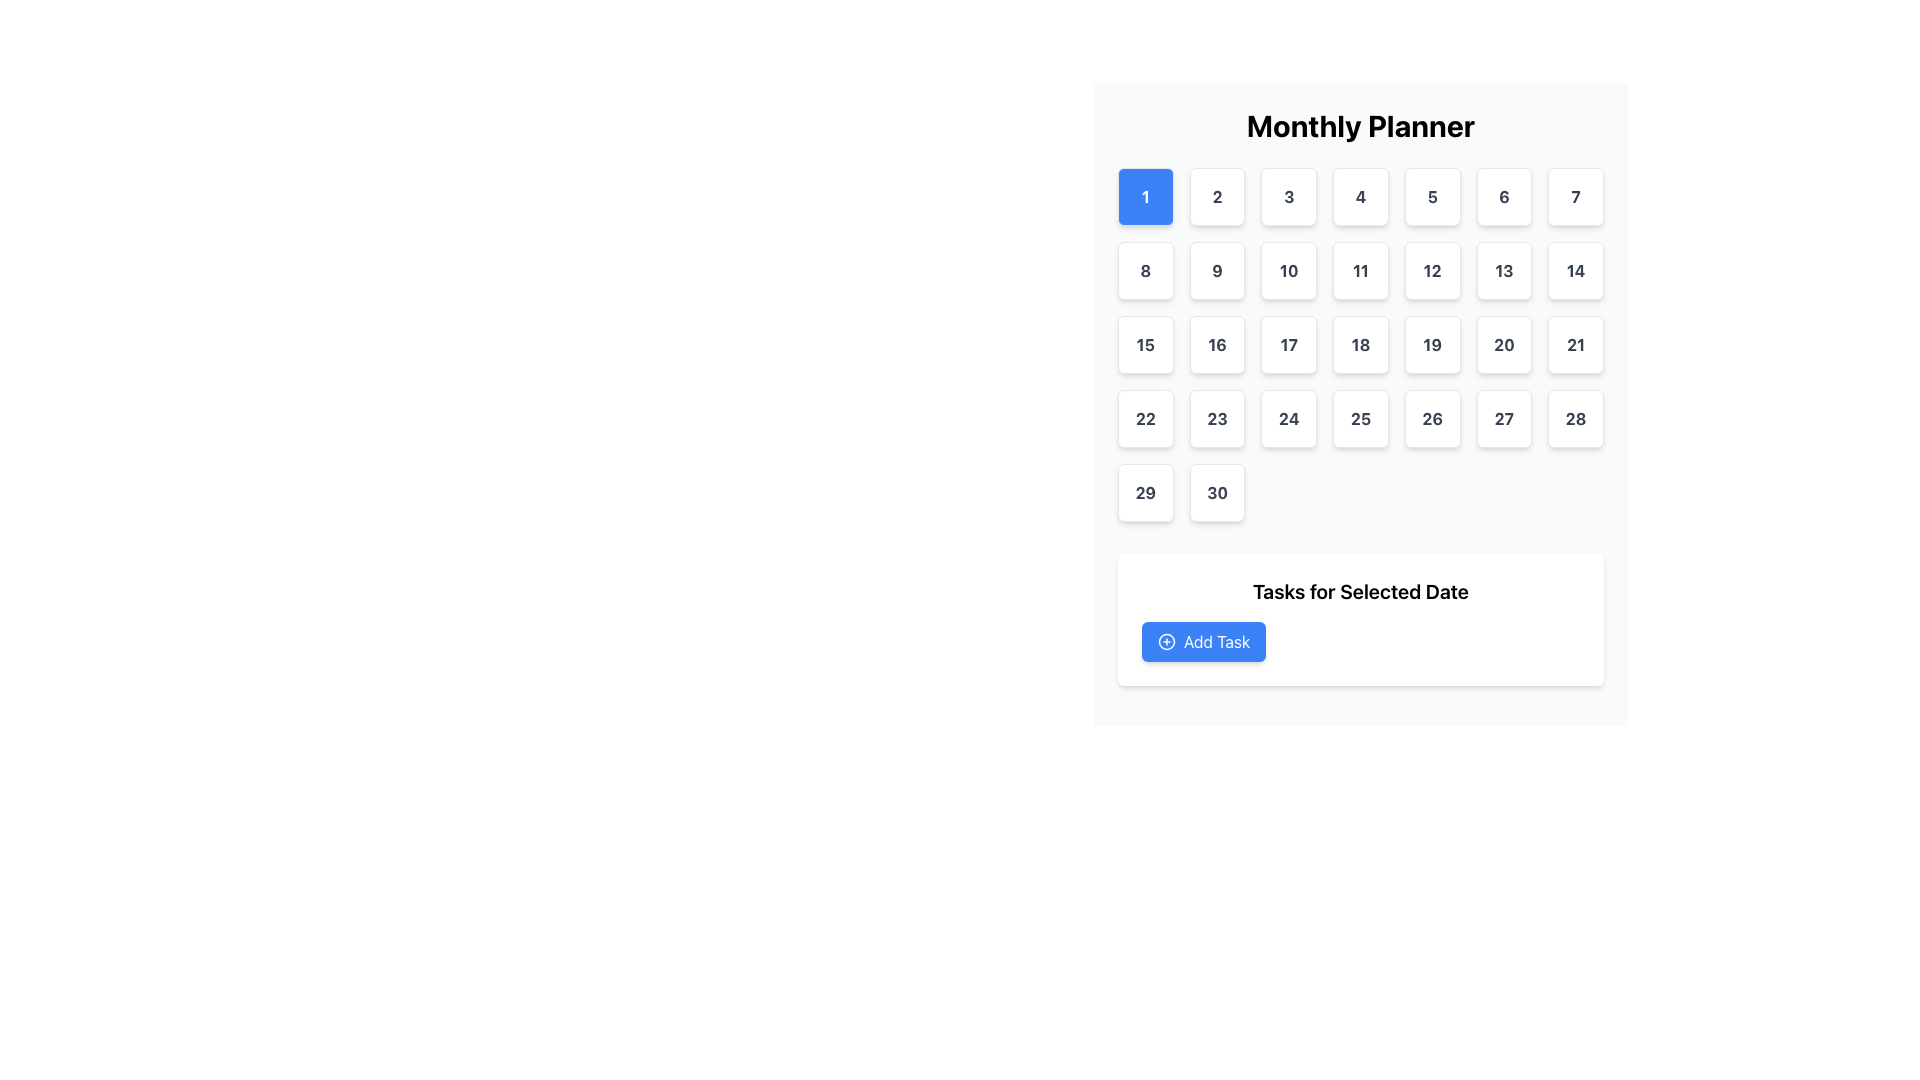  I want to click on from the fourth cell in the third row of the clickable calendar day grid, which contains the number '18', so click(1360, 343).